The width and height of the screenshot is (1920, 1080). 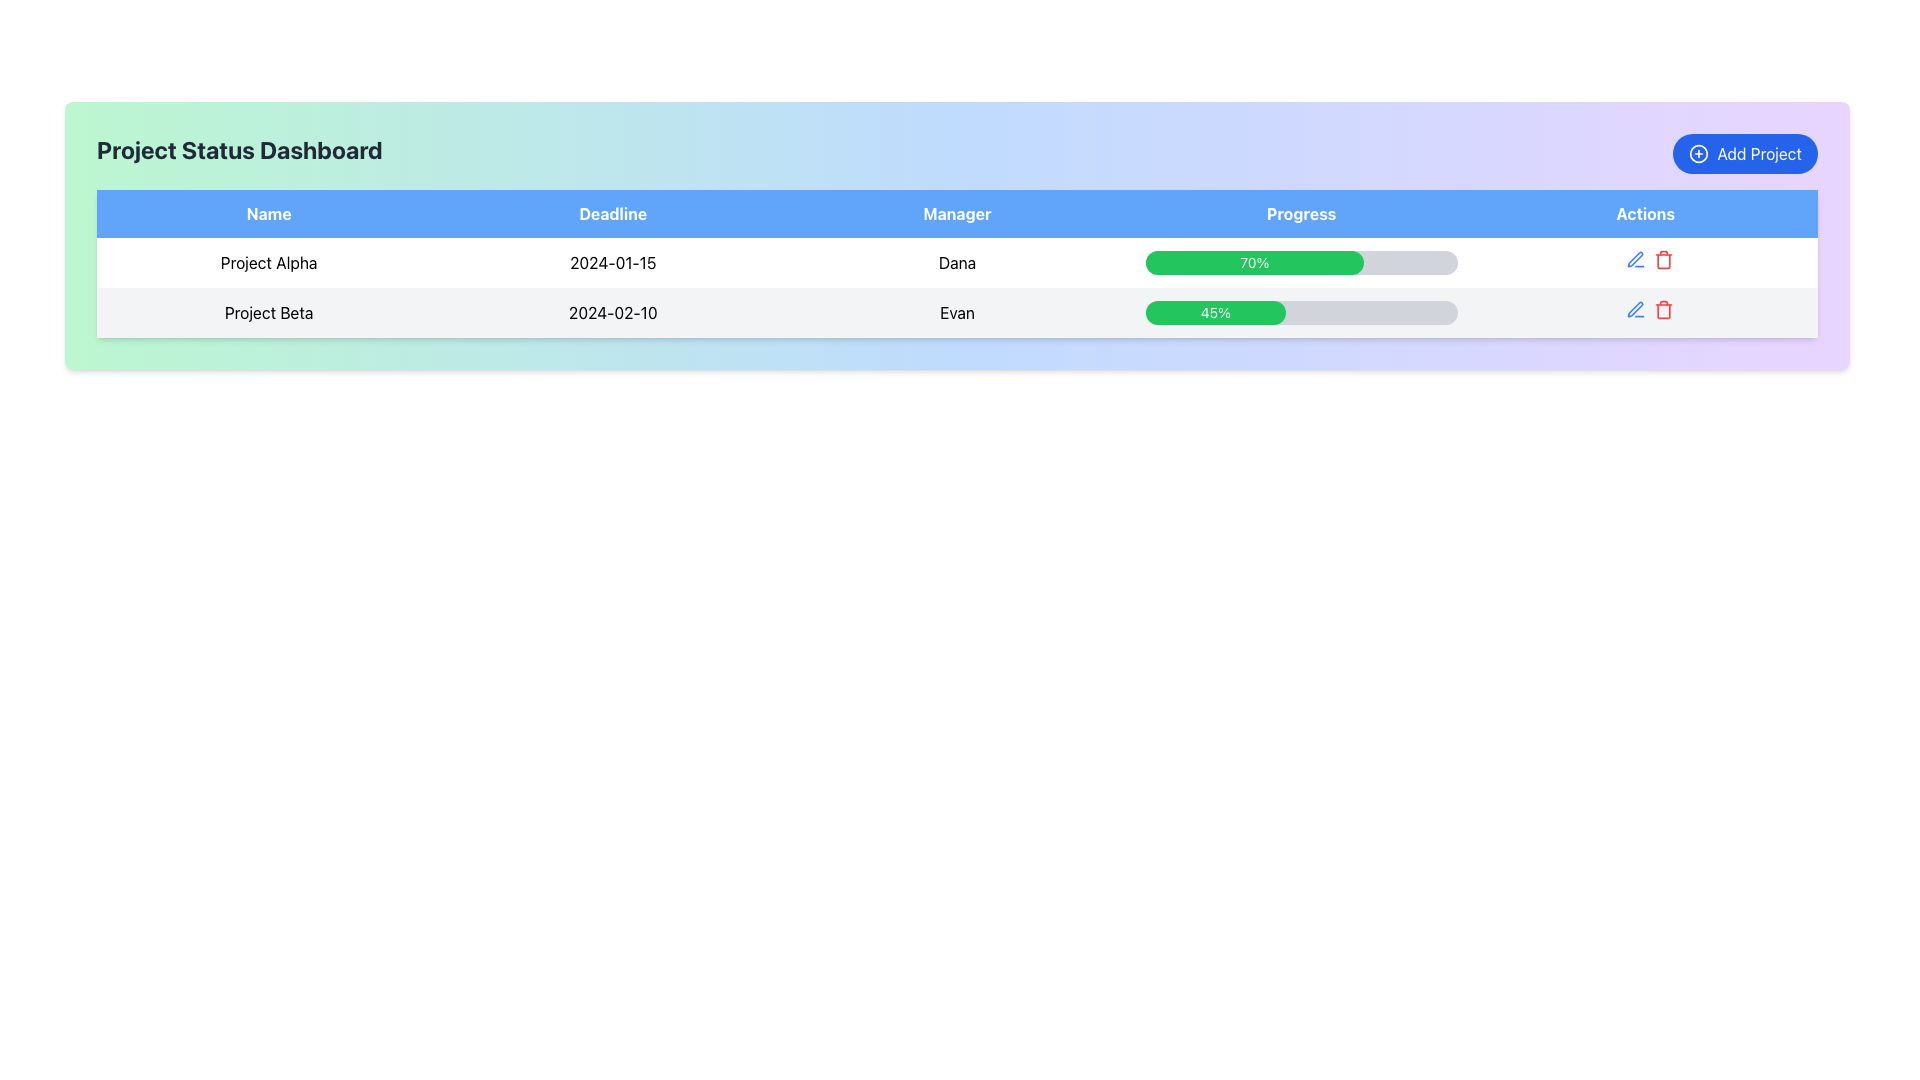 What do you see at coordinates (612, 213) in the screenshot?
I see `the 'Deadline' text label in the table header, which is the second item in a row of headers, located near the top-center of the interface` at bounding box center [612, 213].